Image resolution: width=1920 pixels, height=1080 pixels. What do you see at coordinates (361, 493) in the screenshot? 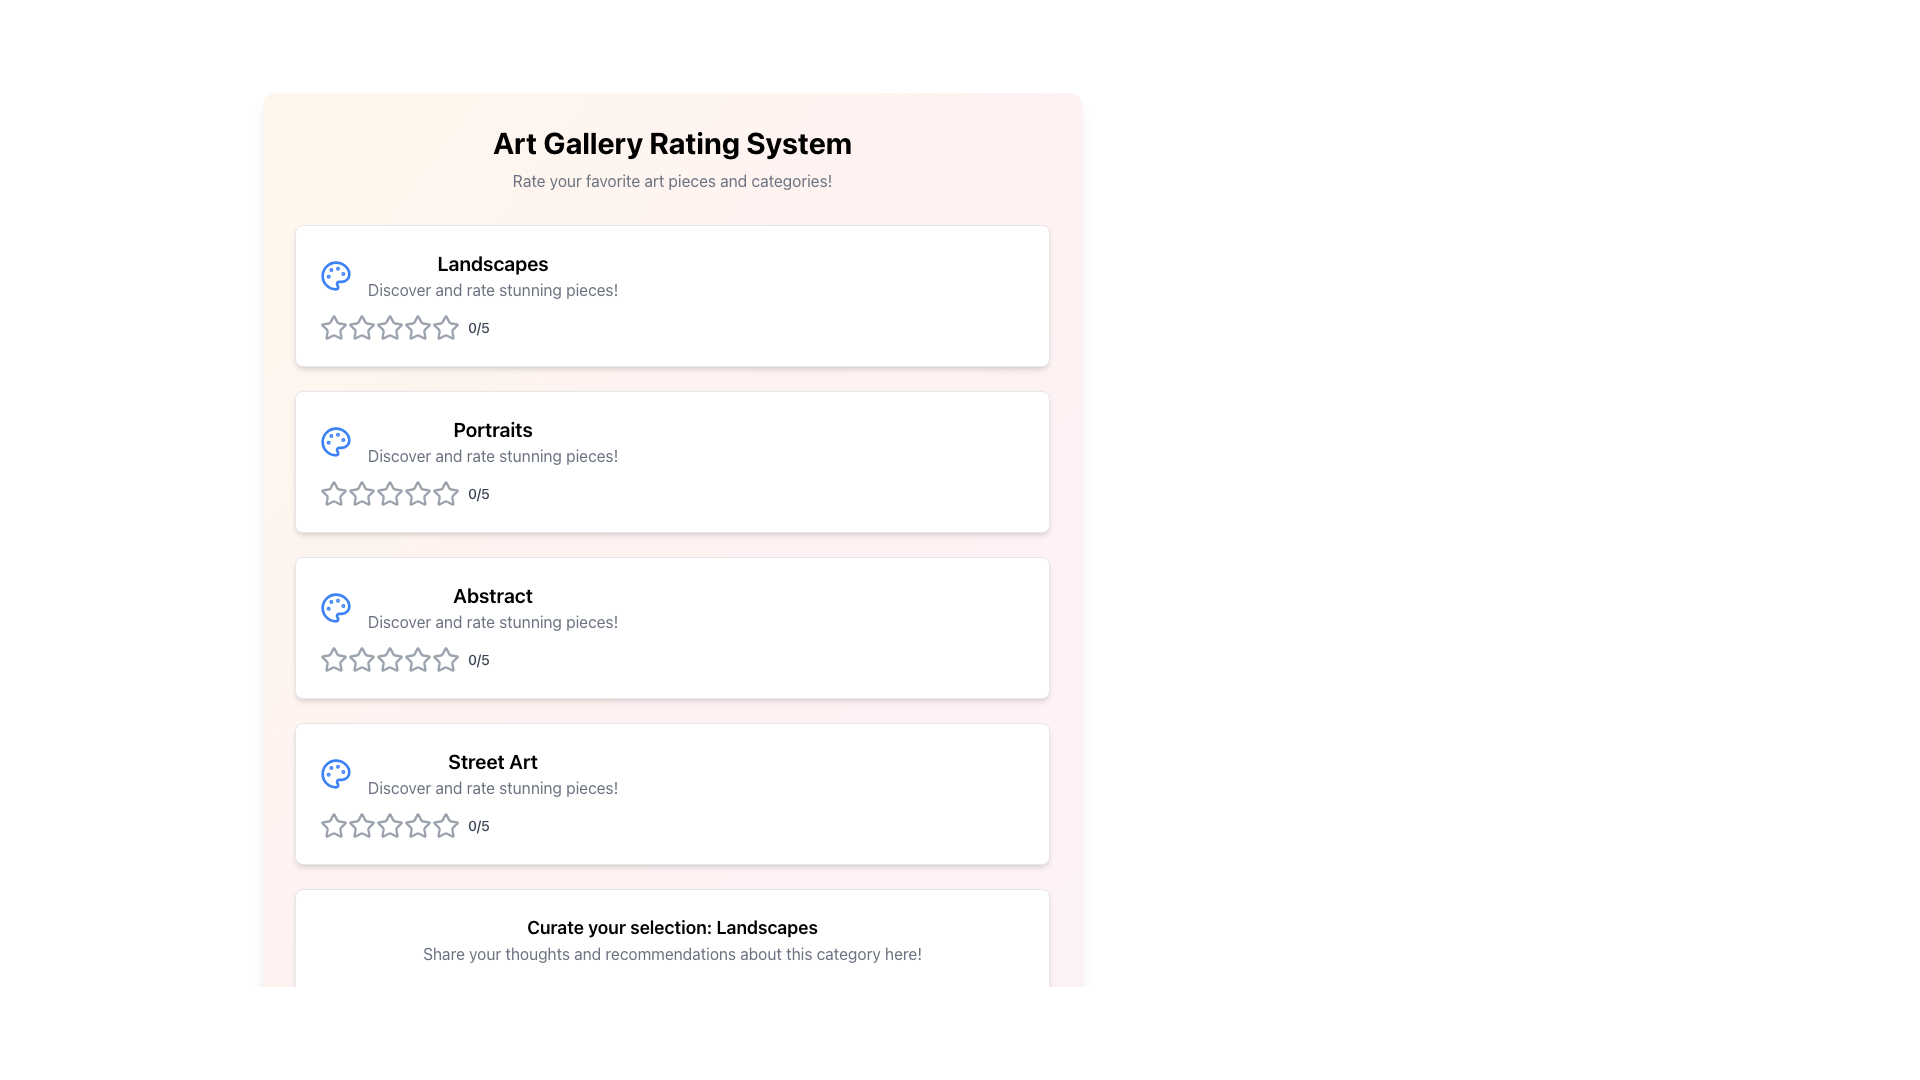
I see `the first star in the rating section of the 'Portraits' category` at bounding box center [361, 493].